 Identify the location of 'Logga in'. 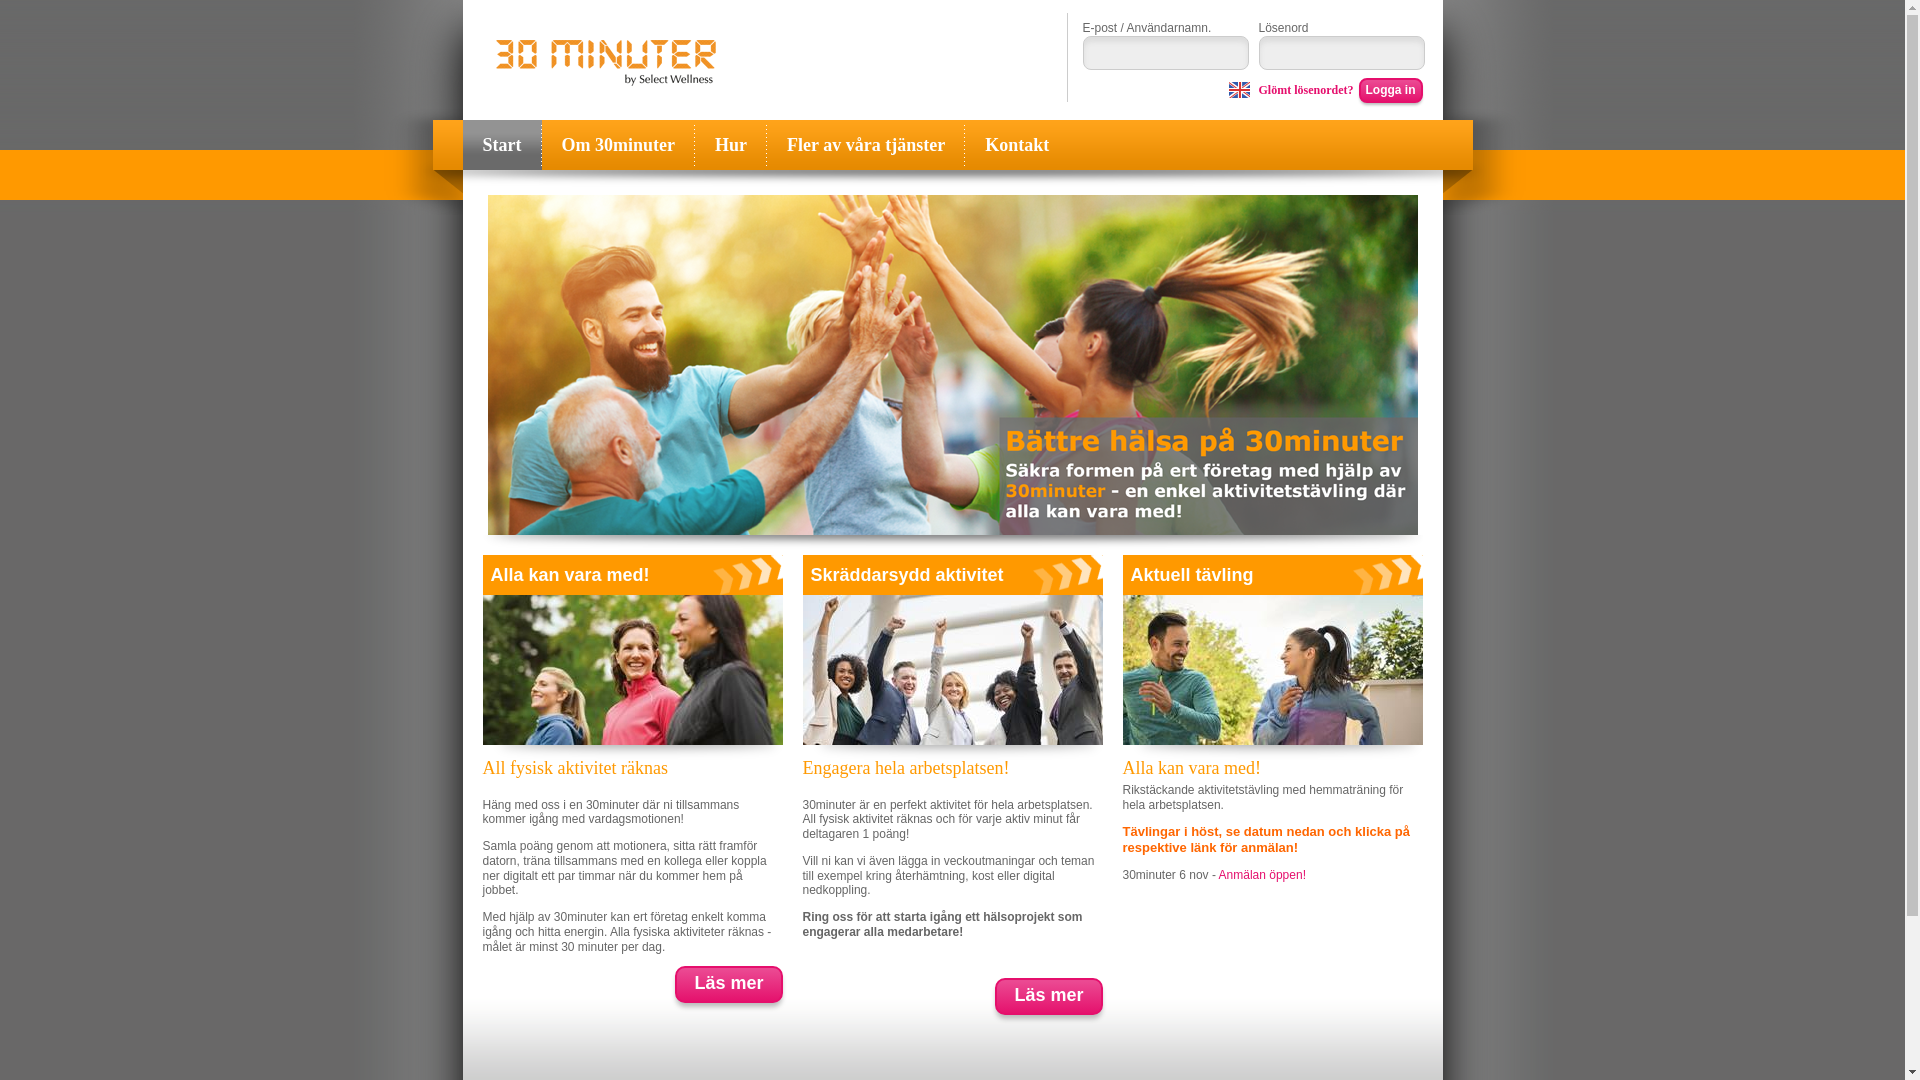
(1389, 90).